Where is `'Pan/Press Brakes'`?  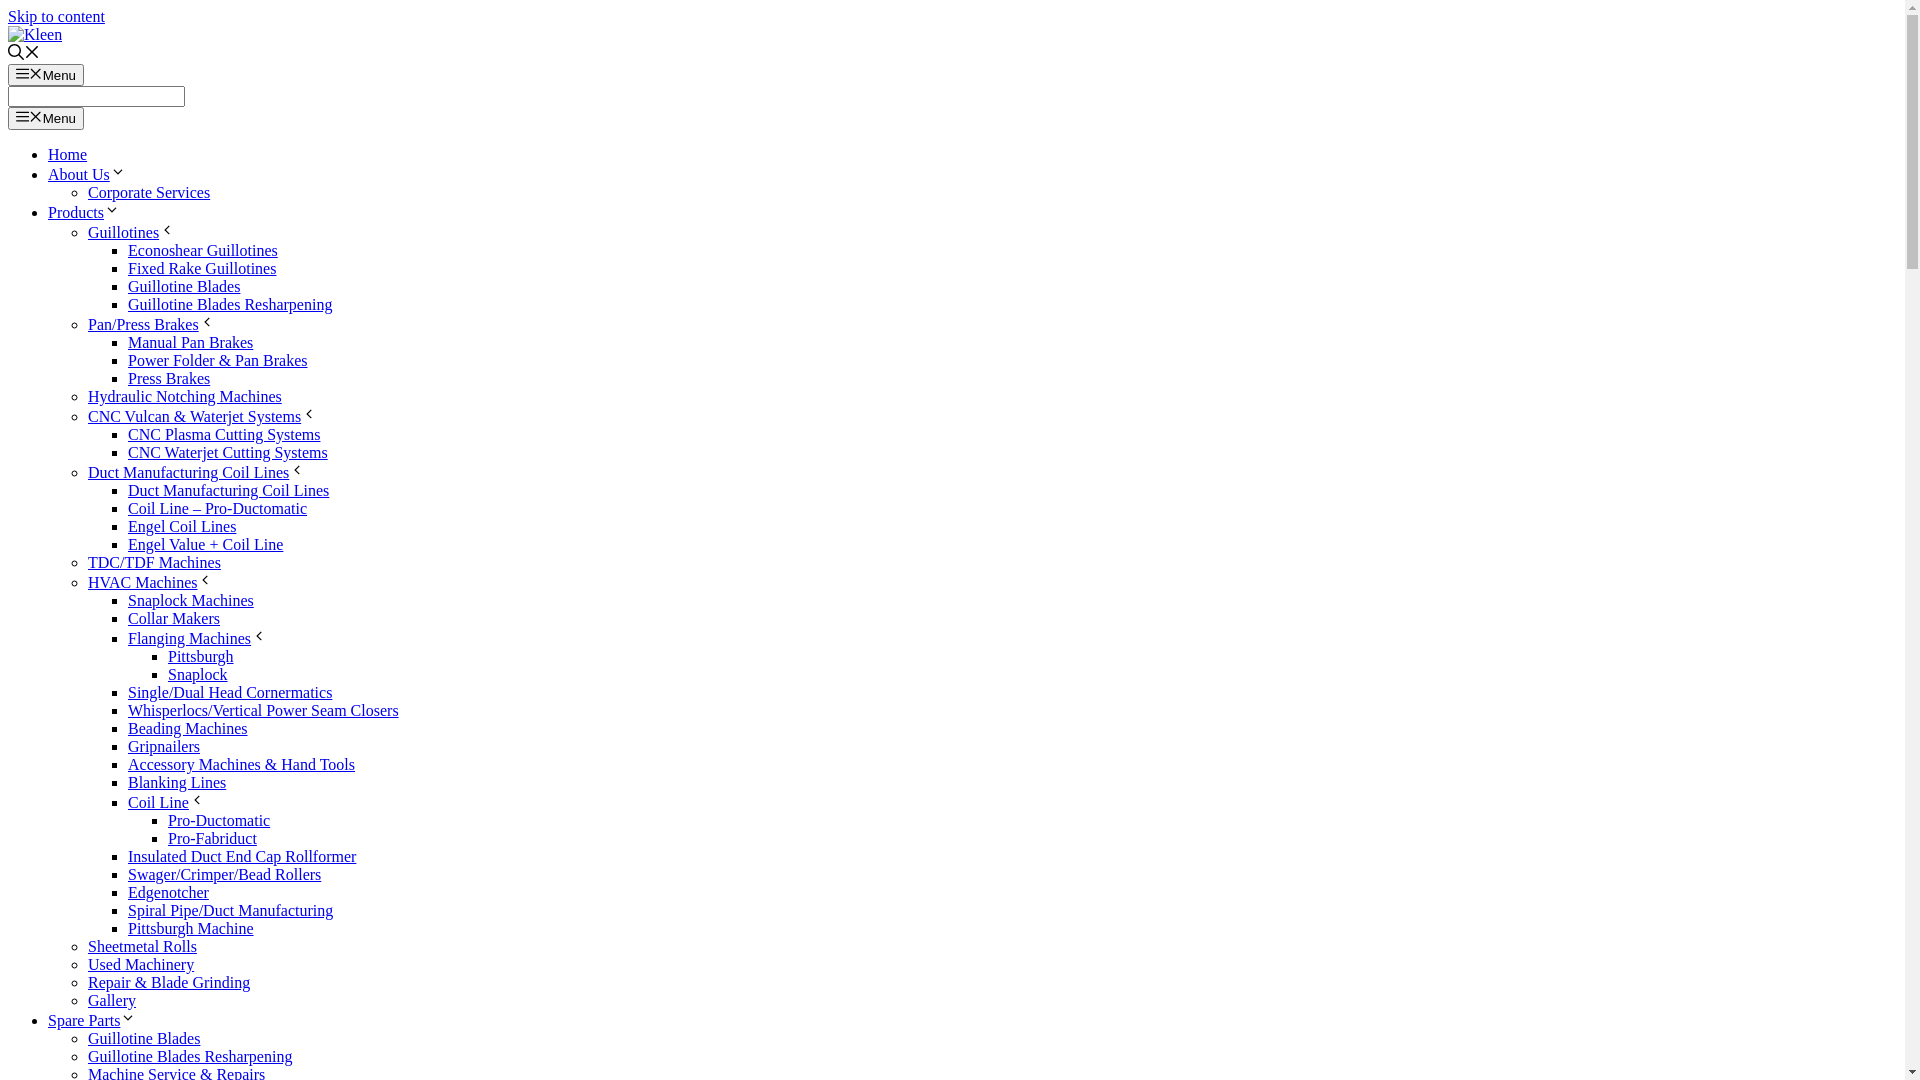 'Pan/Press Brakes' is located at coordinates (150, 323).